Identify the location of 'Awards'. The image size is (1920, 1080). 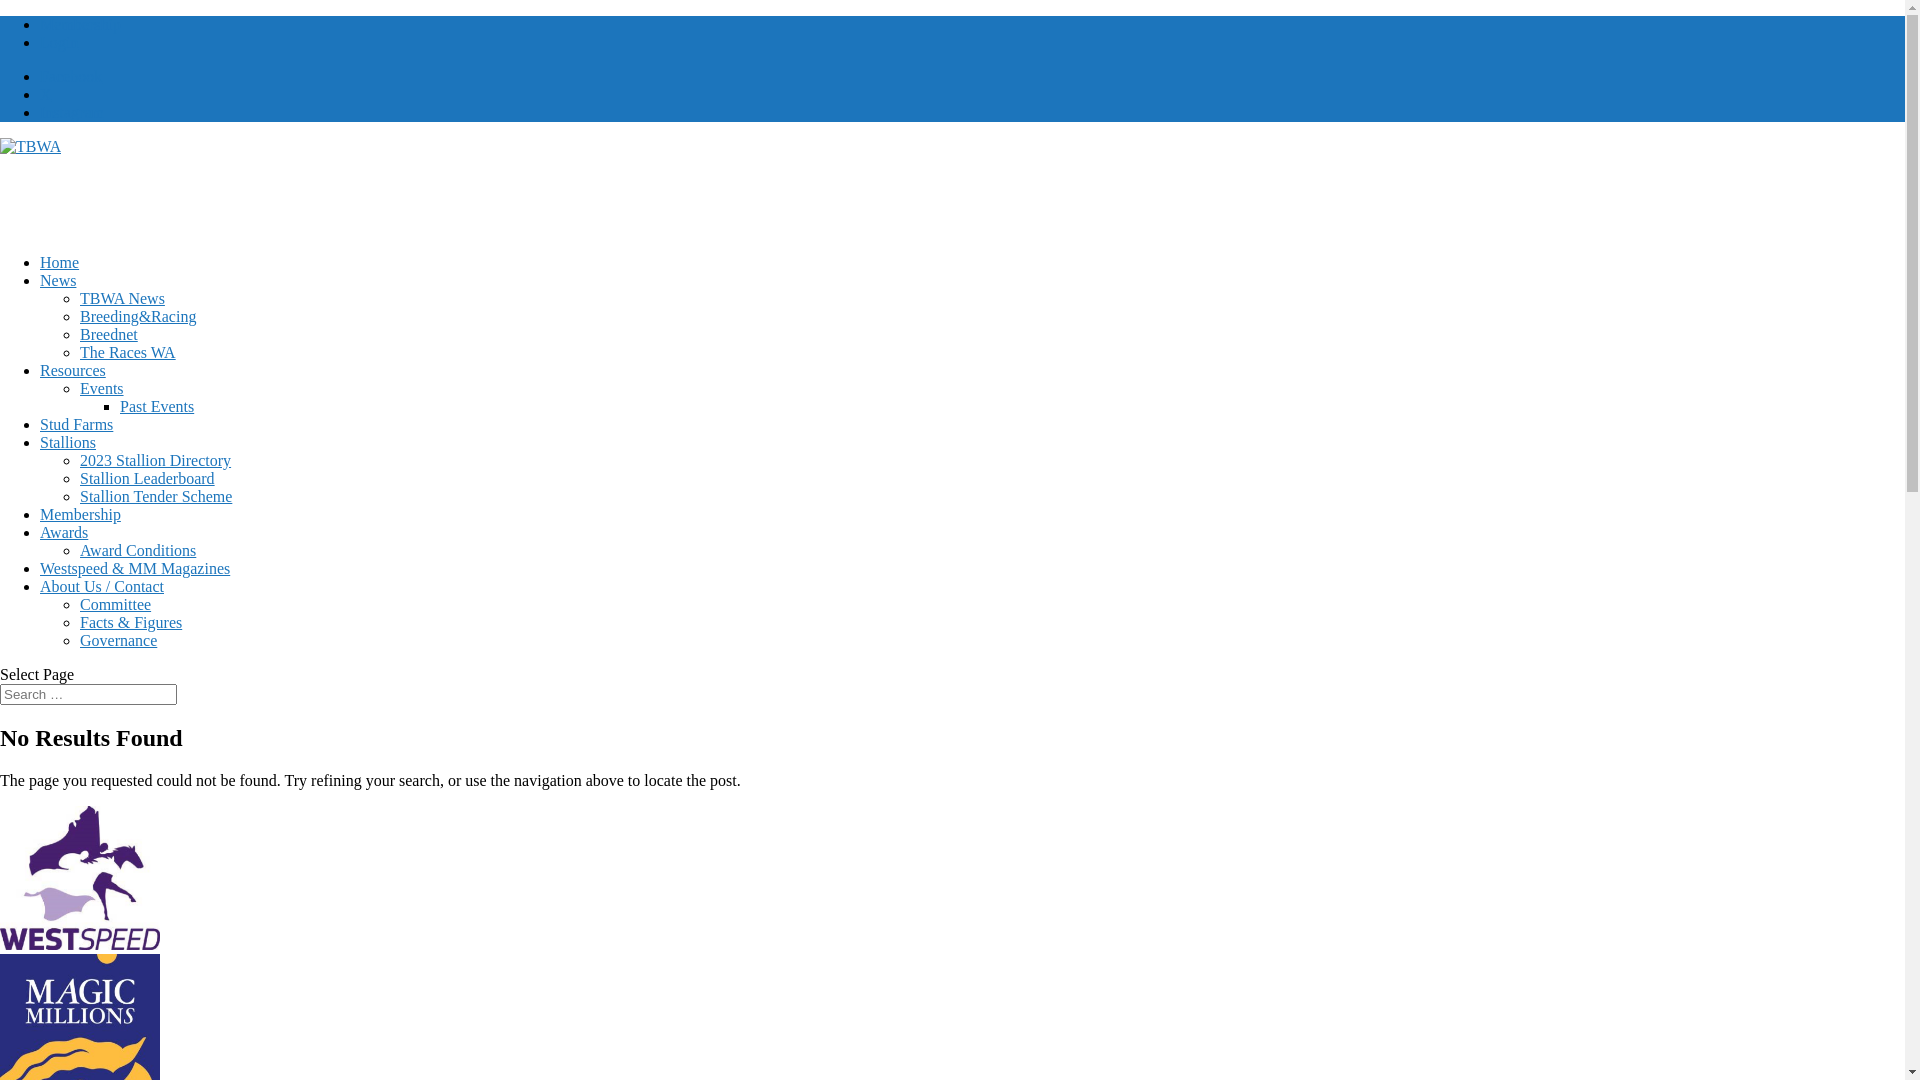
(63, 531).